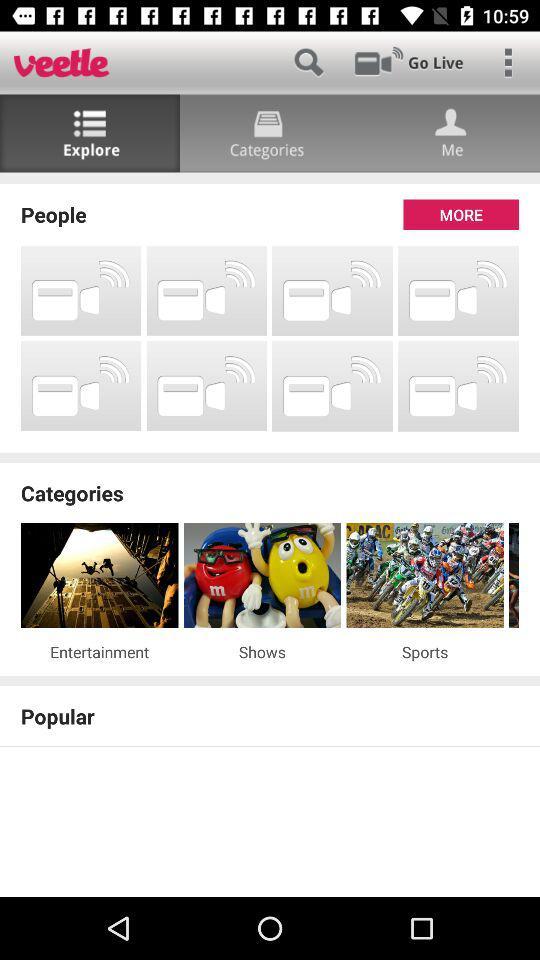  What do you see at coordinates (270, 177) in the screenshot?
I see `the item above the more icon` at bounding box center [270, 177].